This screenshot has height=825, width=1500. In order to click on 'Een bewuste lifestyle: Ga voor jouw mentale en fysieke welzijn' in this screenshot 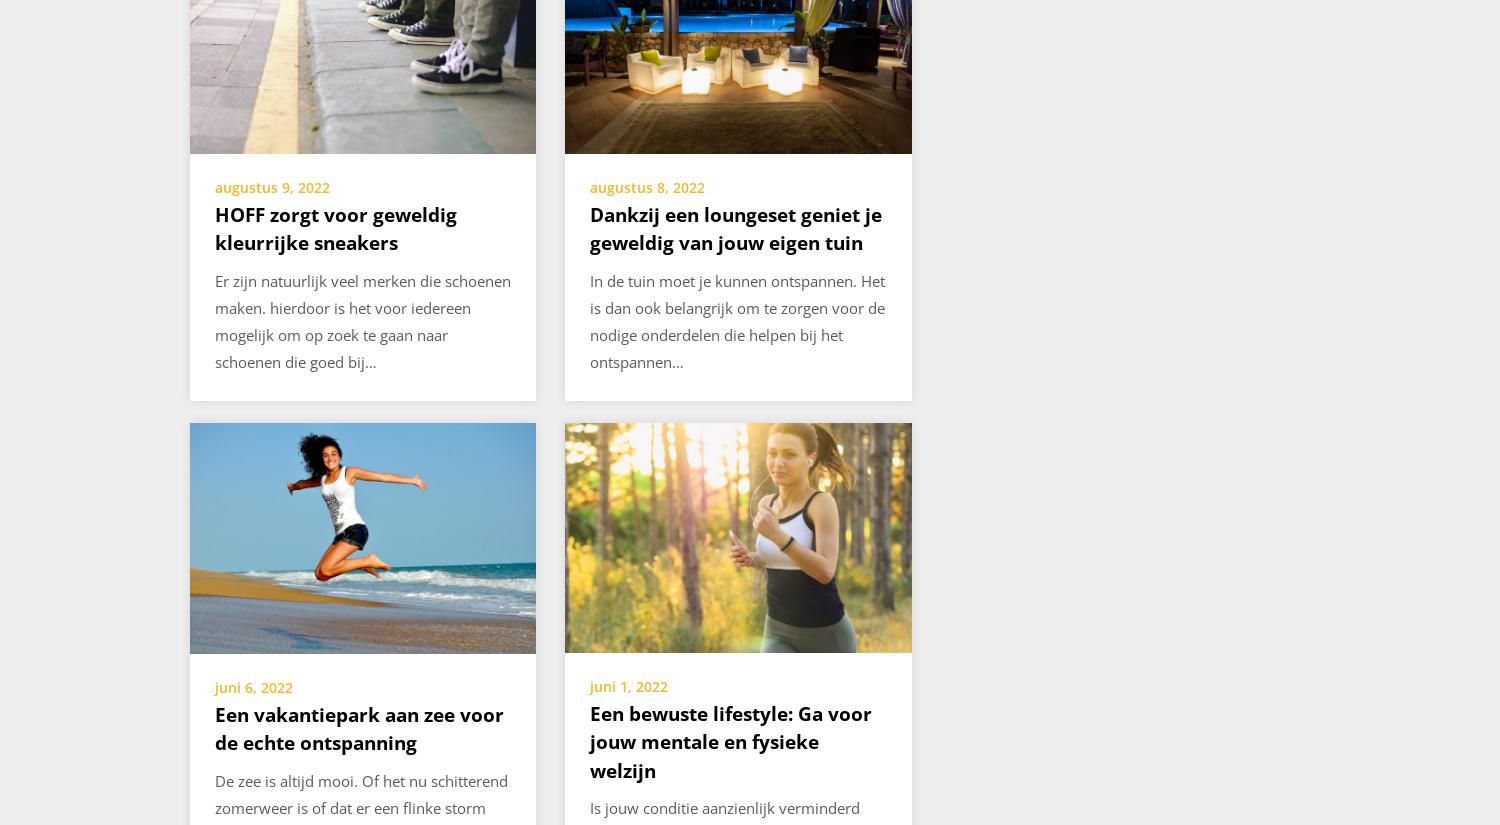, I will do `click(729, 741)`.